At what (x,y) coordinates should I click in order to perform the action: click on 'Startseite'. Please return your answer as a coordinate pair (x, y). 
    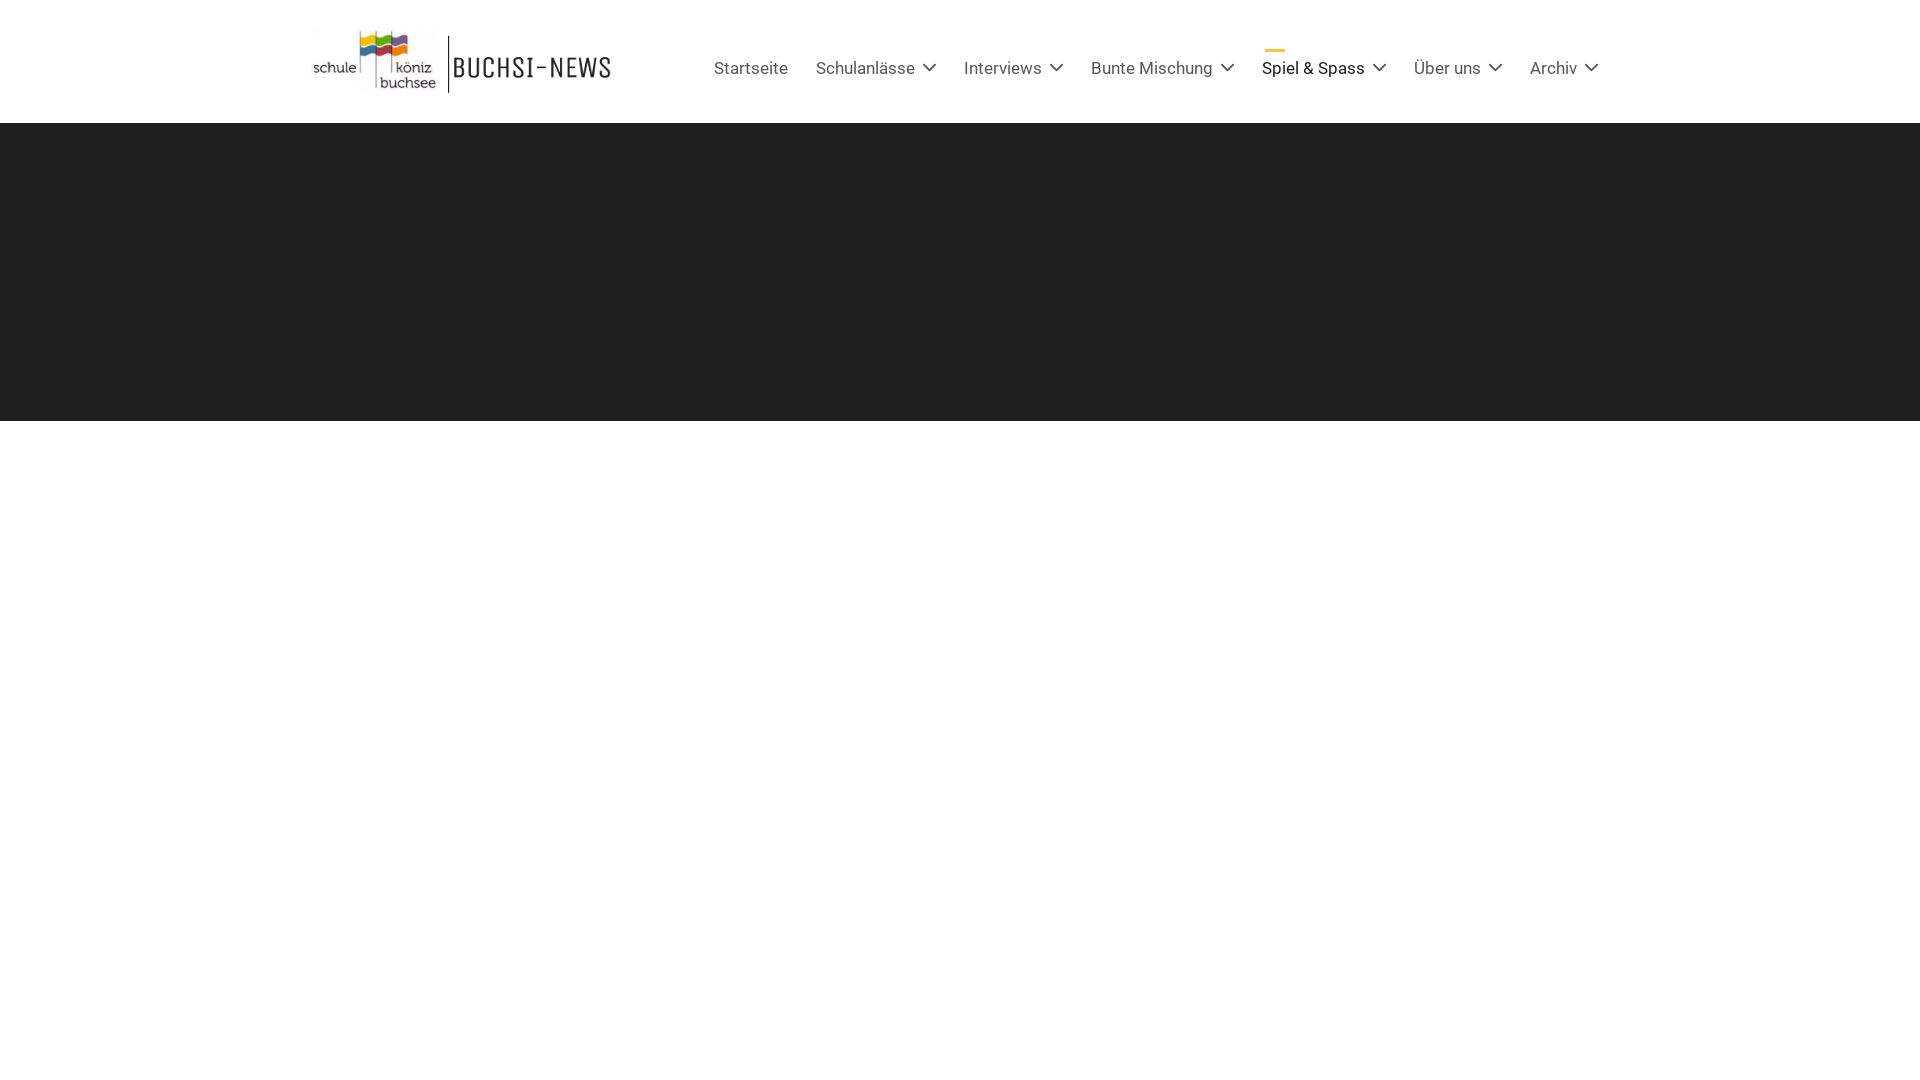
    Looking at the image, I should click on (701, 67).